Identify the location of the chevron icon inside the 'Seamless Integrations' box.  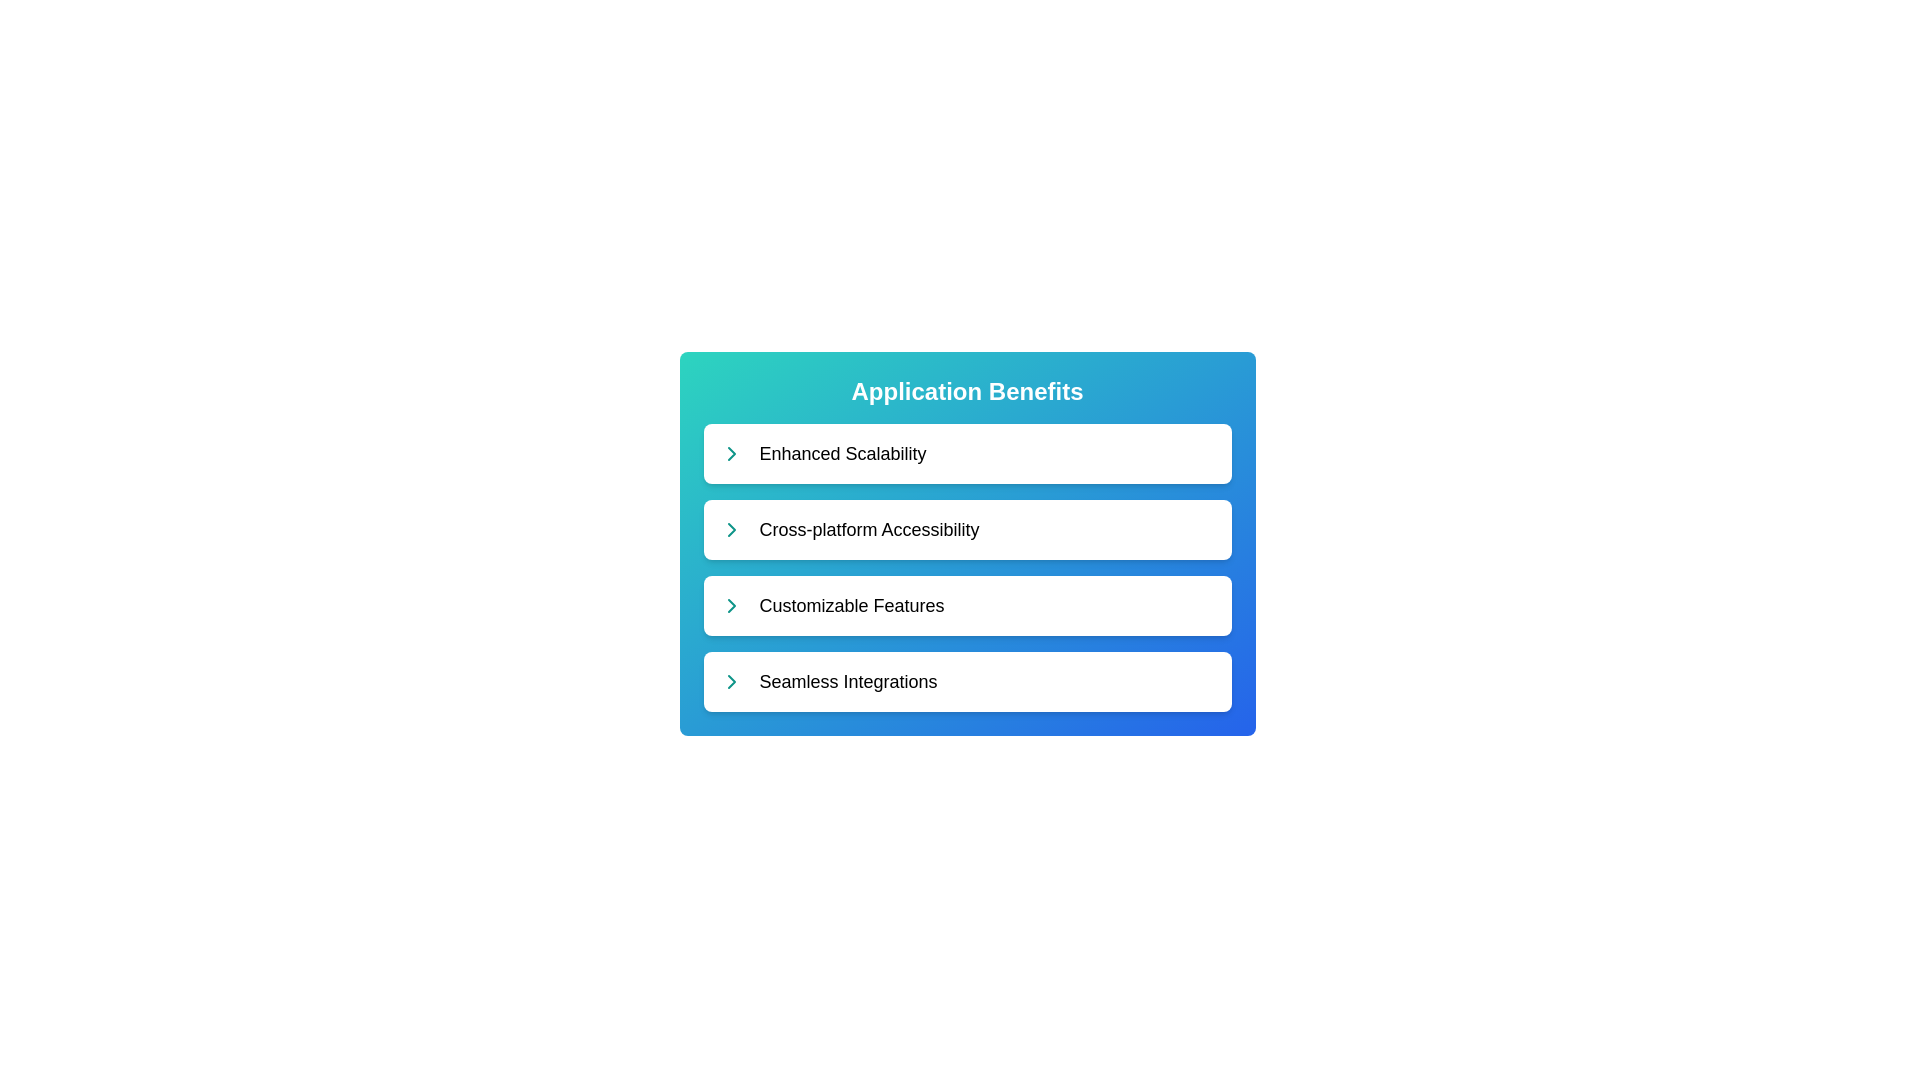
(730, 681).